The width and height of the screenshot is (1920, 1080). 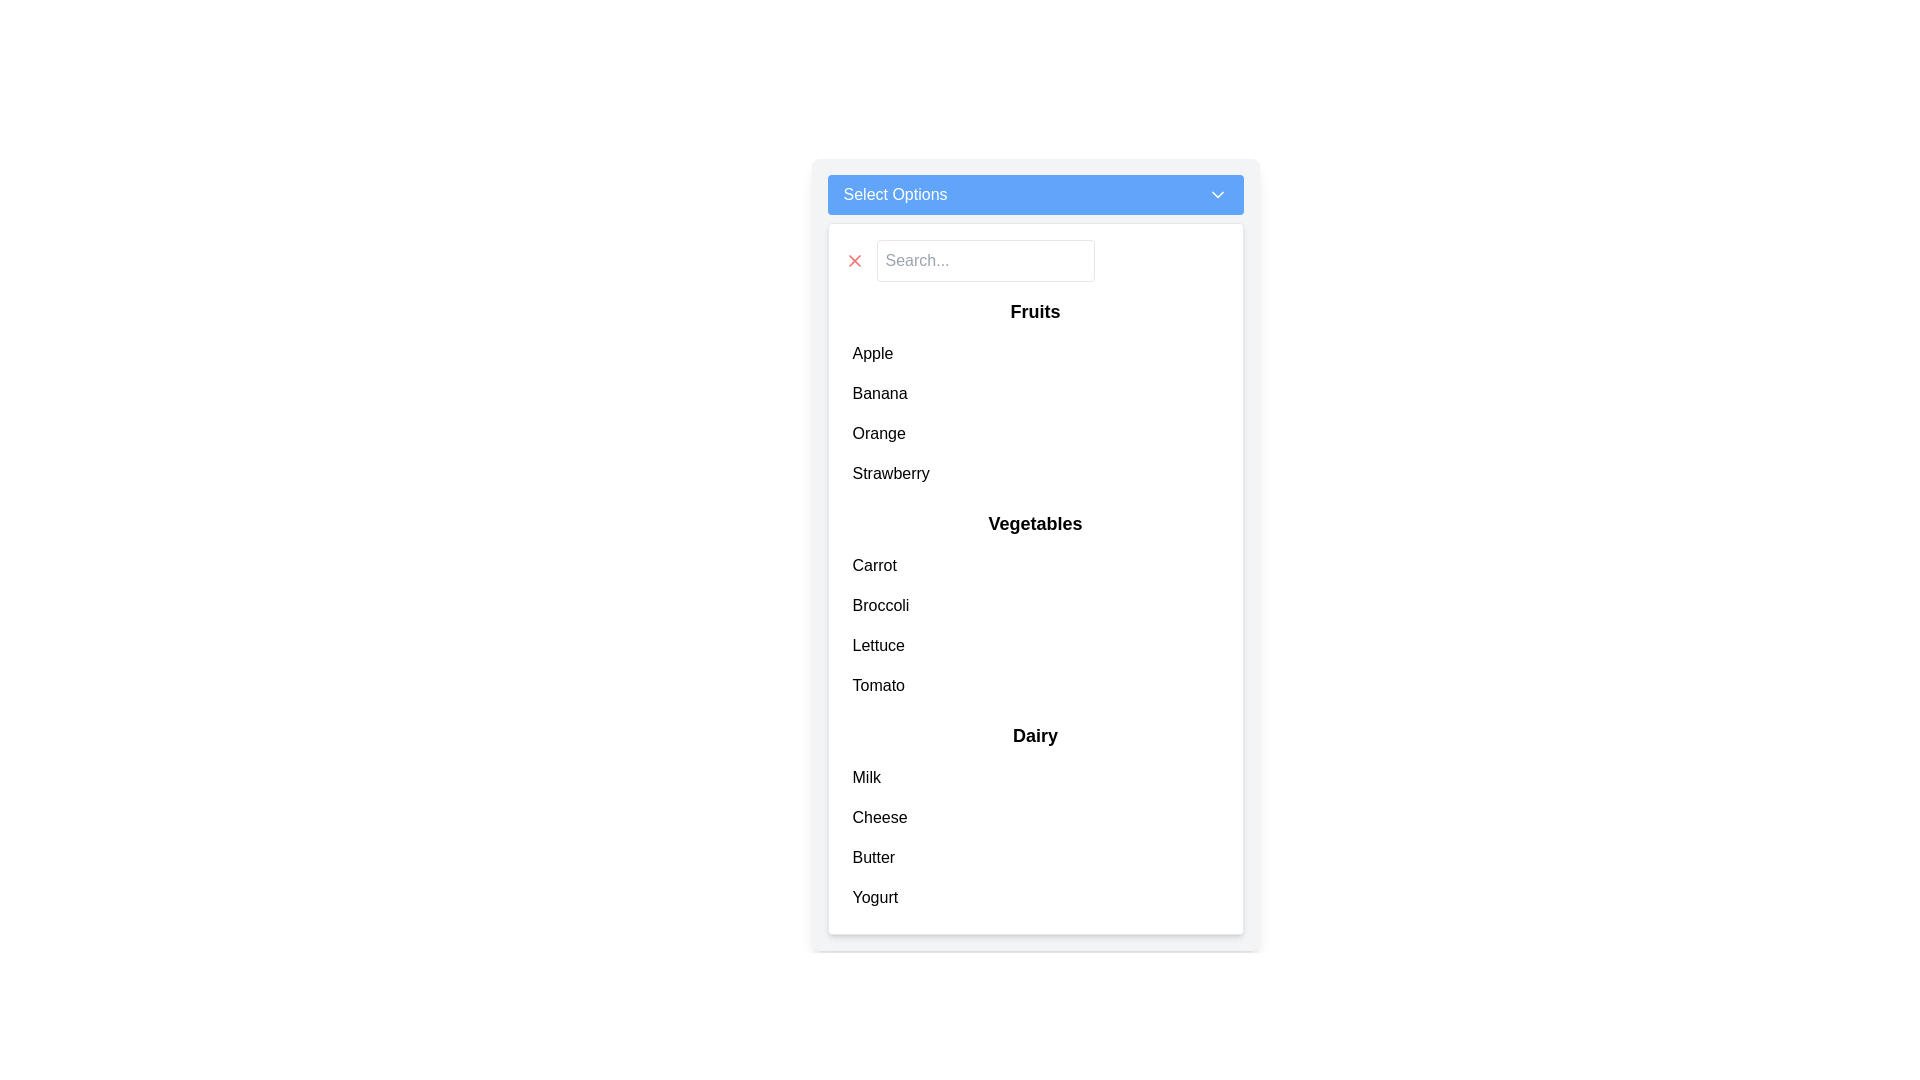 What do you see at coordinates (874, 566) in the screenshot?
I see `the 'Carrot' label, which is the first item under the 'Vegetables' subheading in the dropdown menu` at bounding box center [874, 566].